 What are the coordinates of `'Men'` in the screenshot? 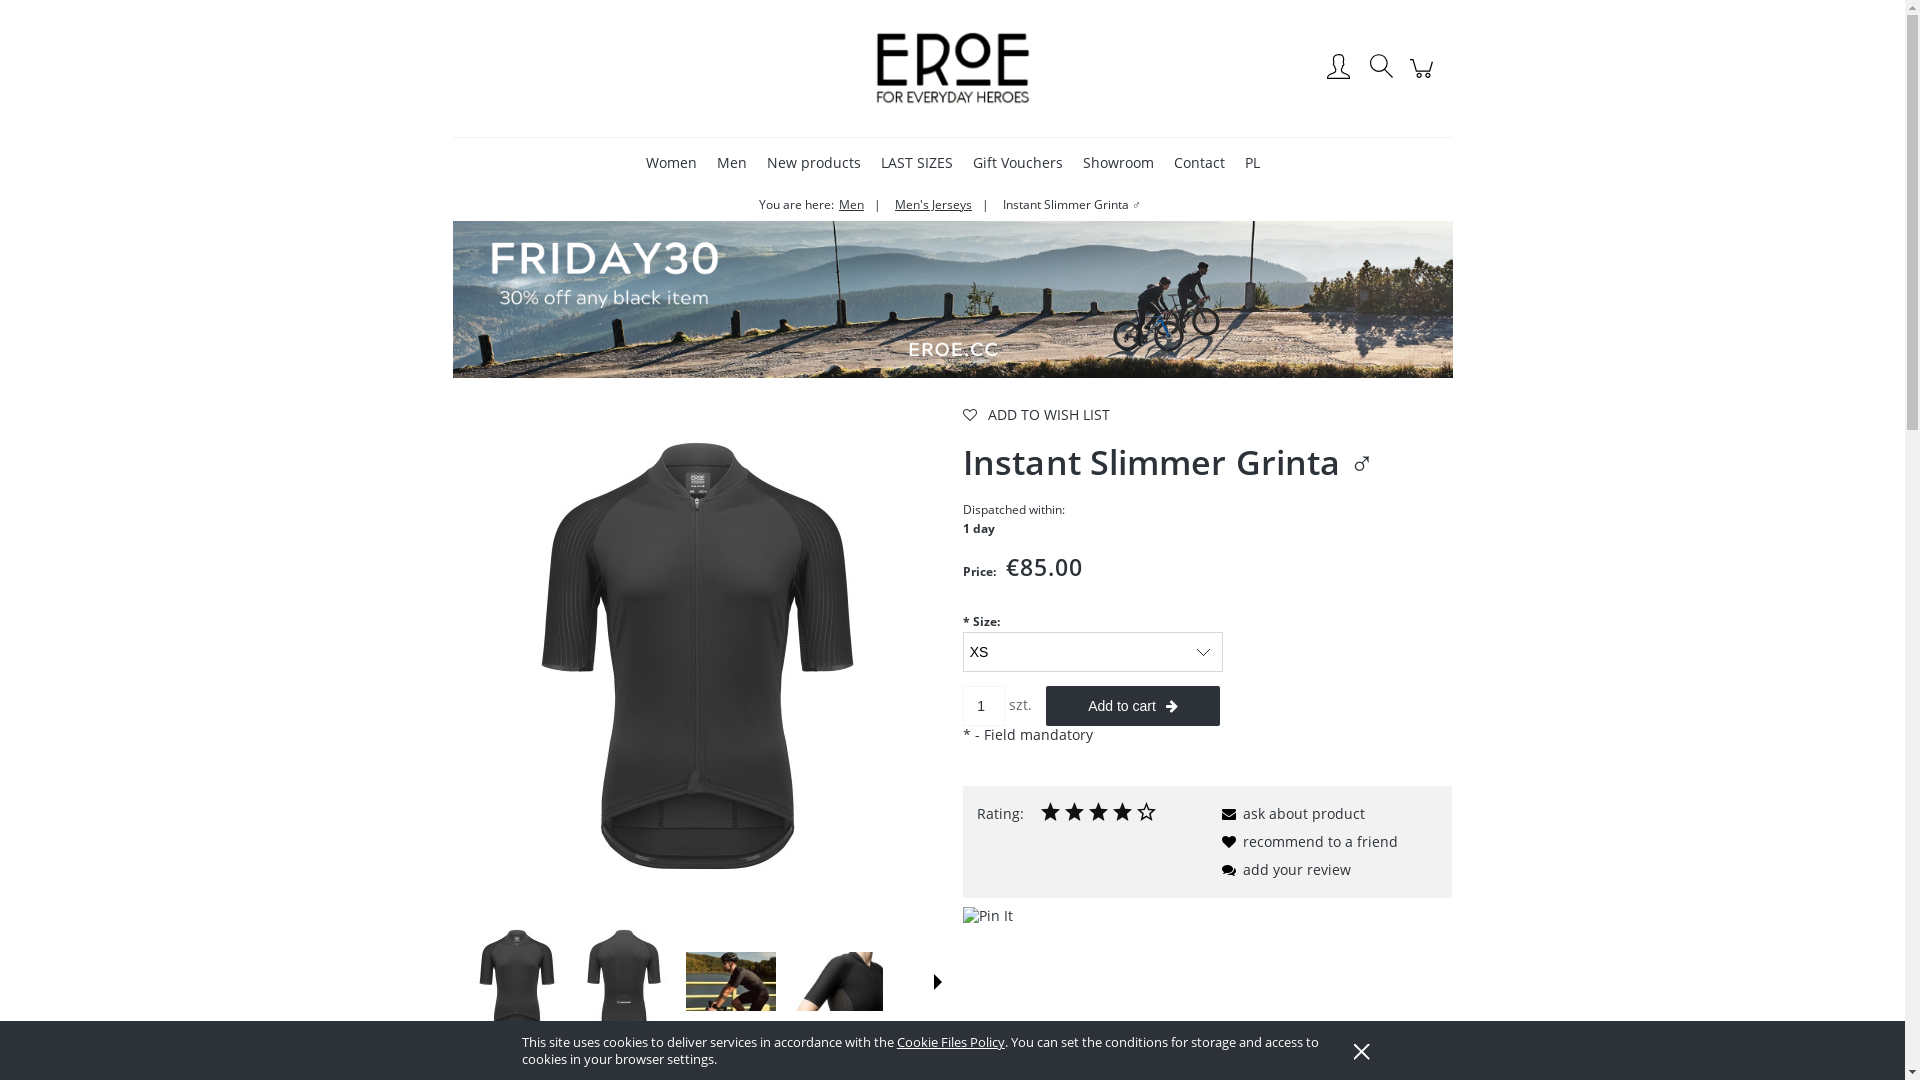 It's located at (708, 161).